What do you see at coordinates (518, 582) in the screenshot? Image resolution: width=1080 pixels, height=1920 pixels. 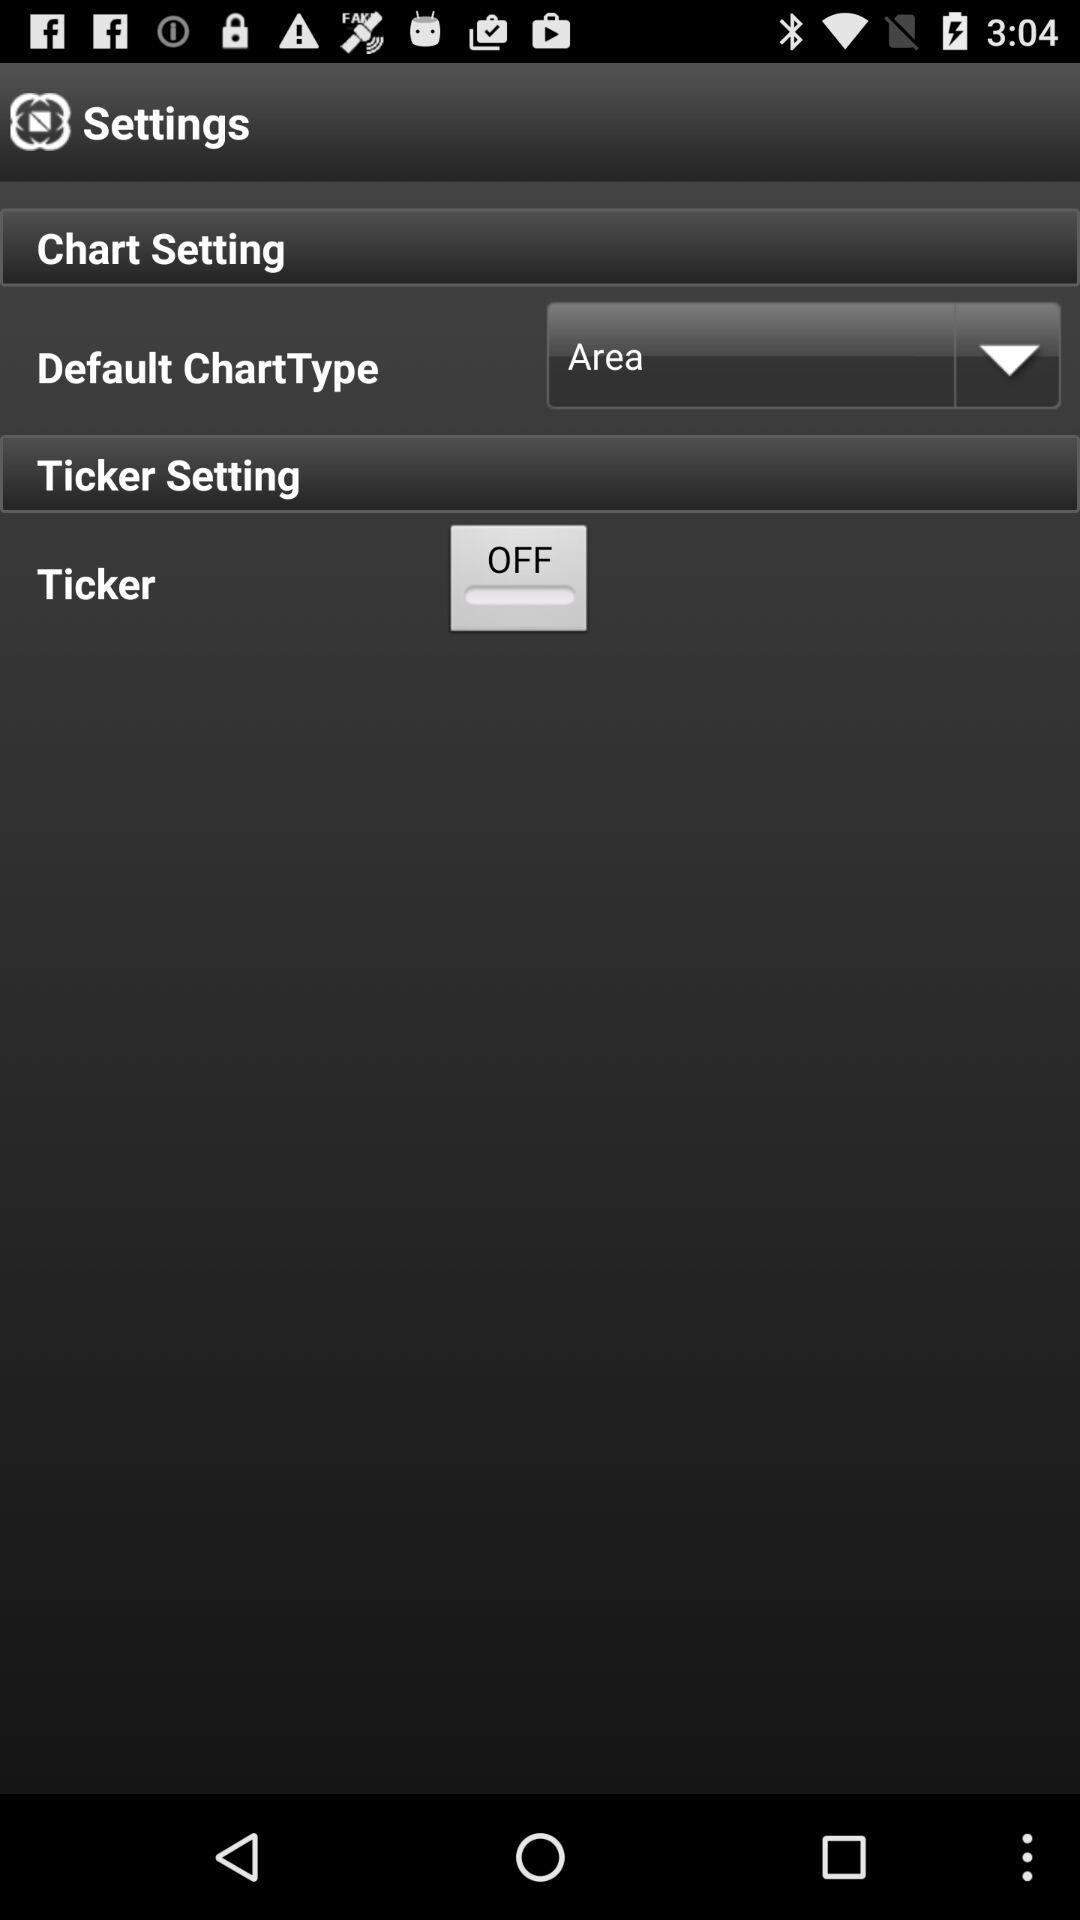 I see `off icon` at bounding box center [518, 582].